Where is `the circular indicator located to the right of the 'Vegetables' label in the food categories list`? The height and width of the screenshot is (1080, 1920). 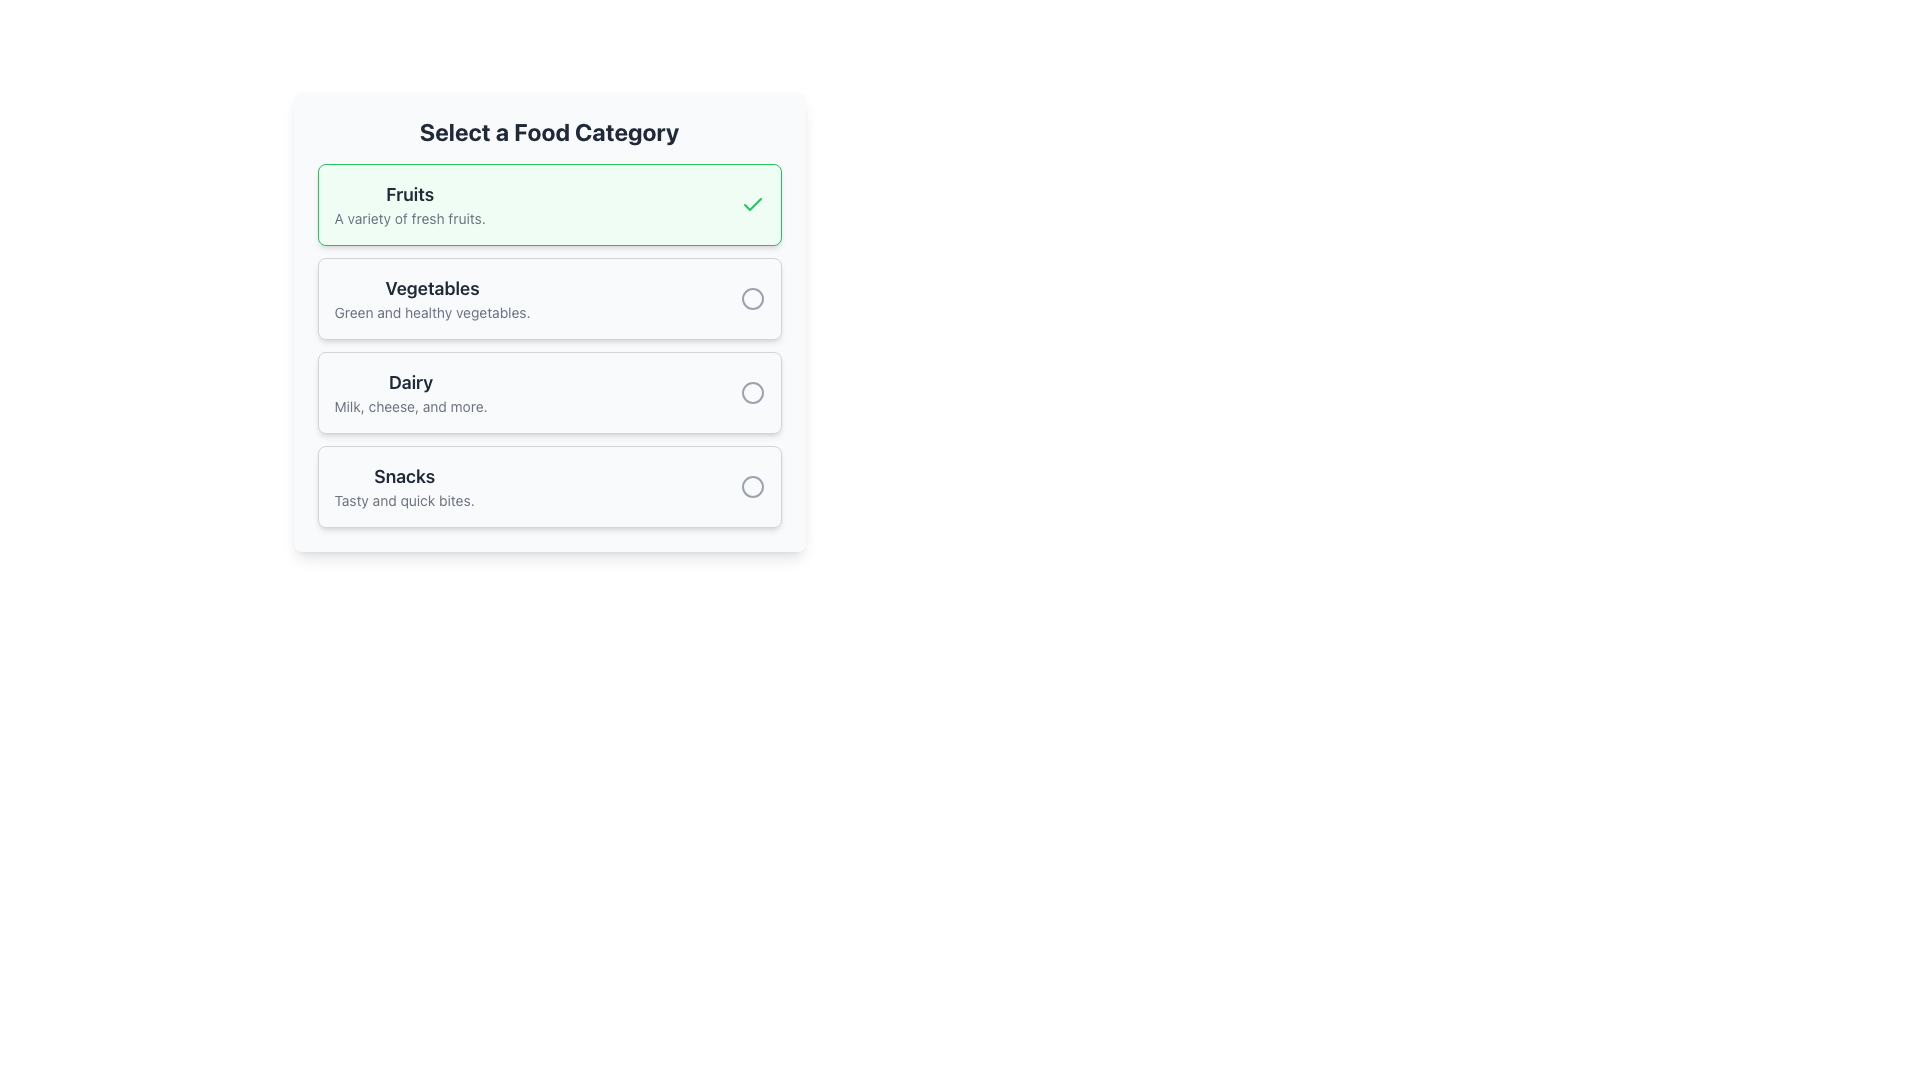
the circular indicator located to the right of the 'Vegetables' label in the food categories list is located at coordinates (751, 299).